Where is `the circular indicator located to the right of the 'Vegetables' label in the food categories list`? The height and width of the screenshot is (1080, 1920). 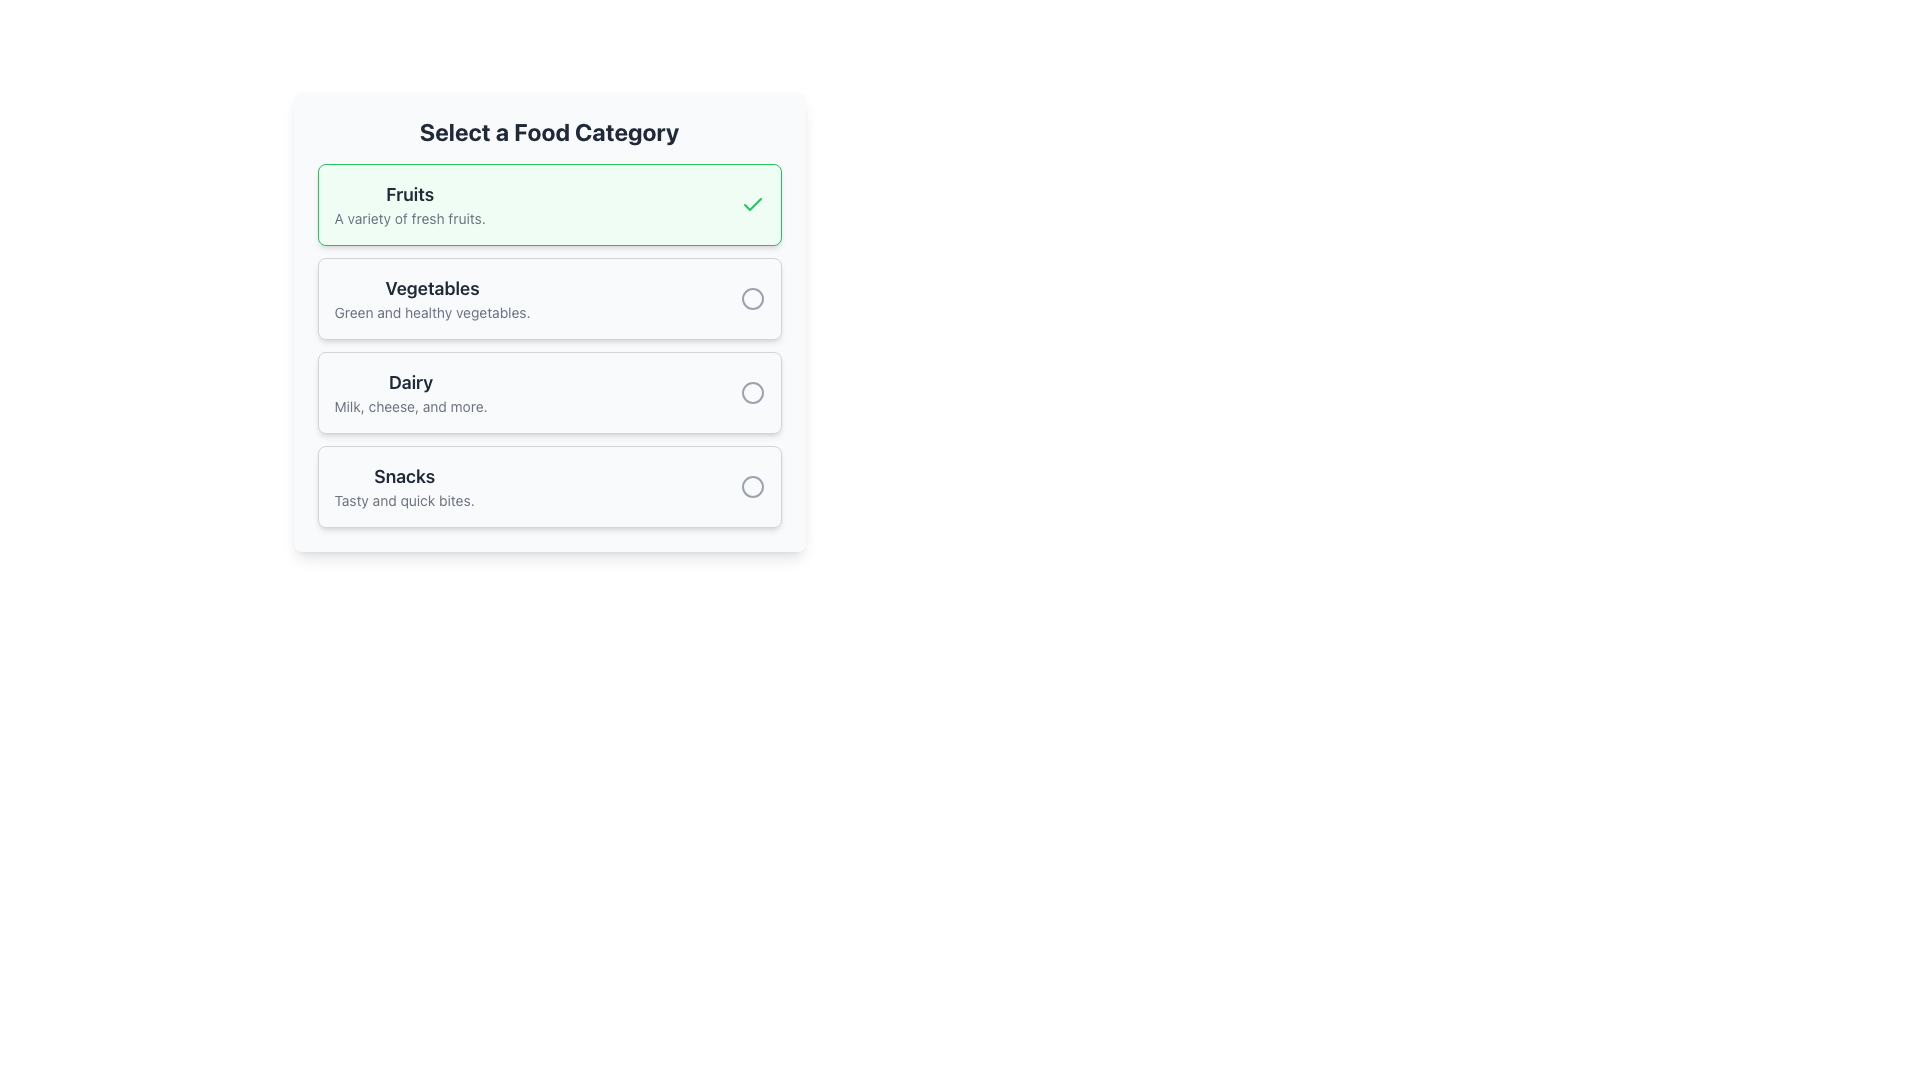
the circular indicator located to the right of the 'Vegetables' label in the food categories list is located at coordinates (751, 299).